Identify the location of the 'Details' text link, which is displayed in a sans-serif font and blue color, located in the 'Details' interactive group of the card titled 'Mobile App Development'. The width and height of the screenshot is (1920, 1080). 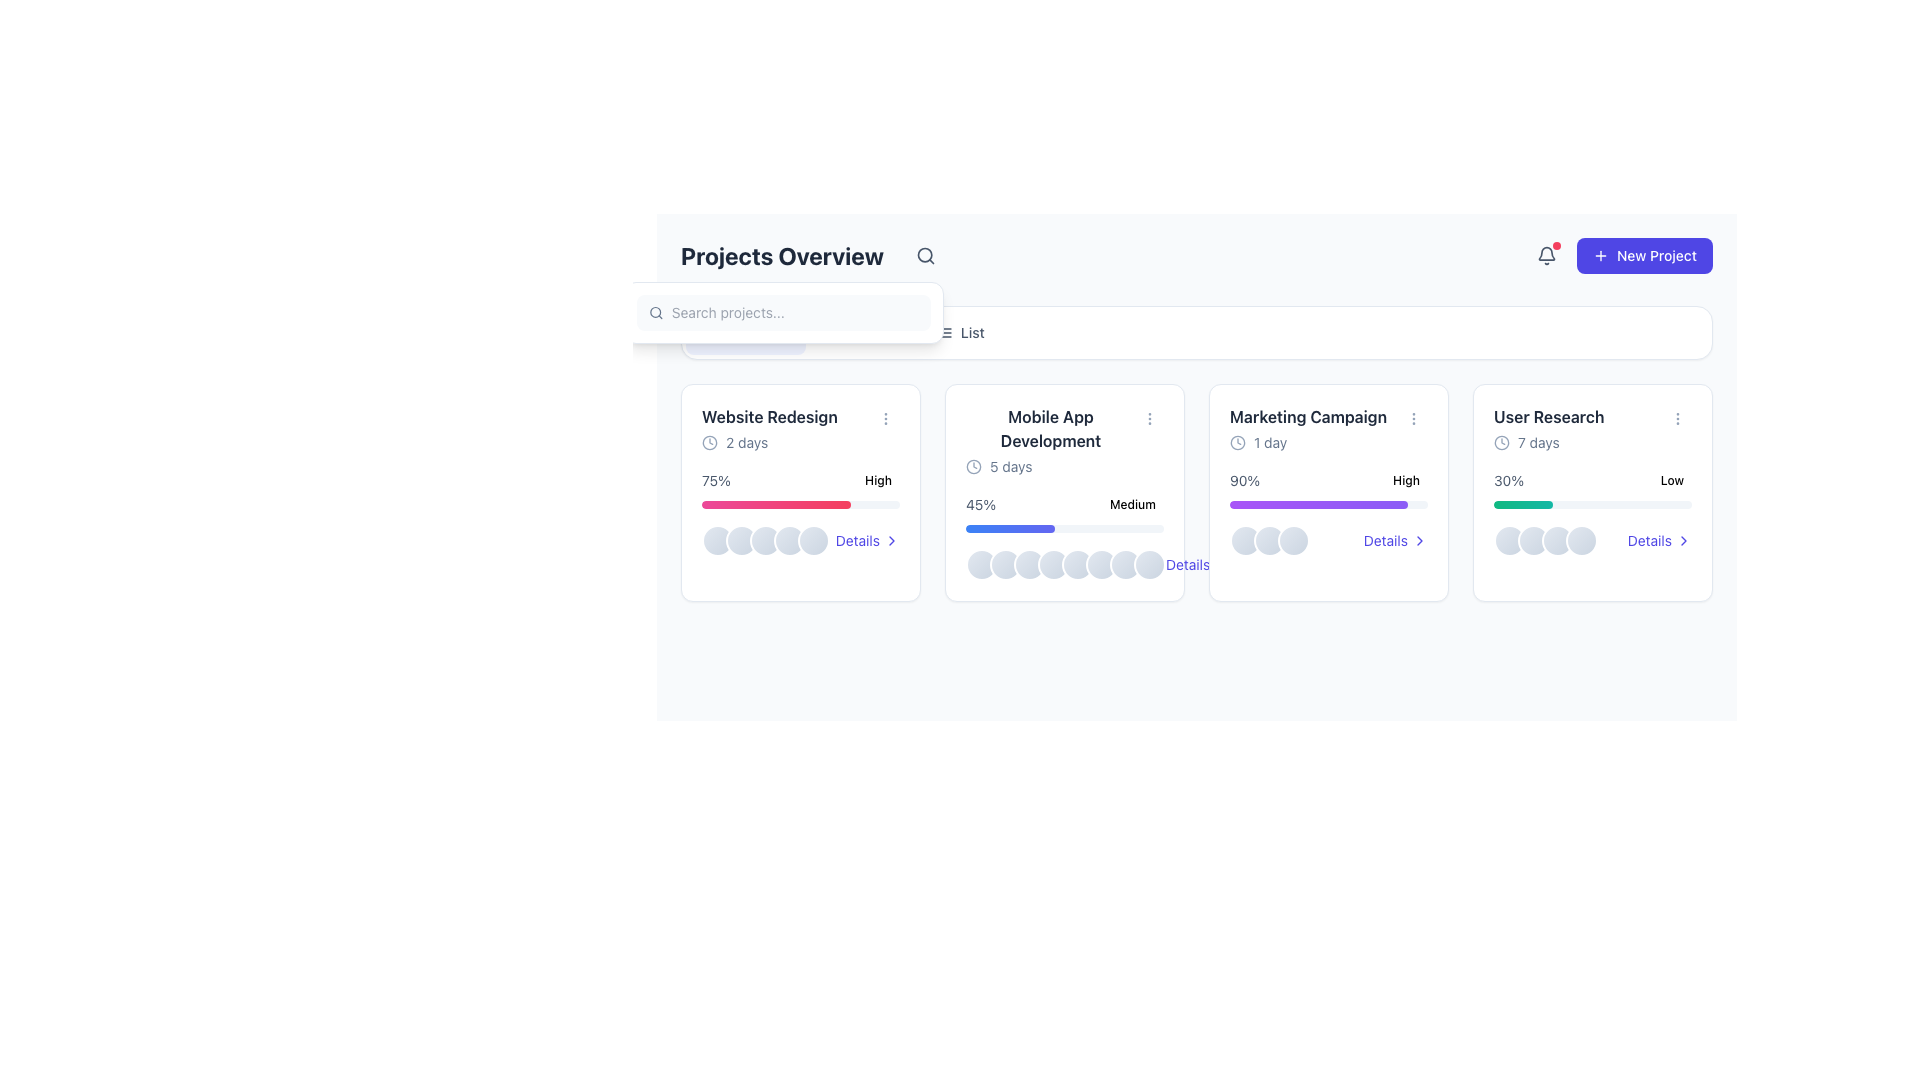
(1188, 564).